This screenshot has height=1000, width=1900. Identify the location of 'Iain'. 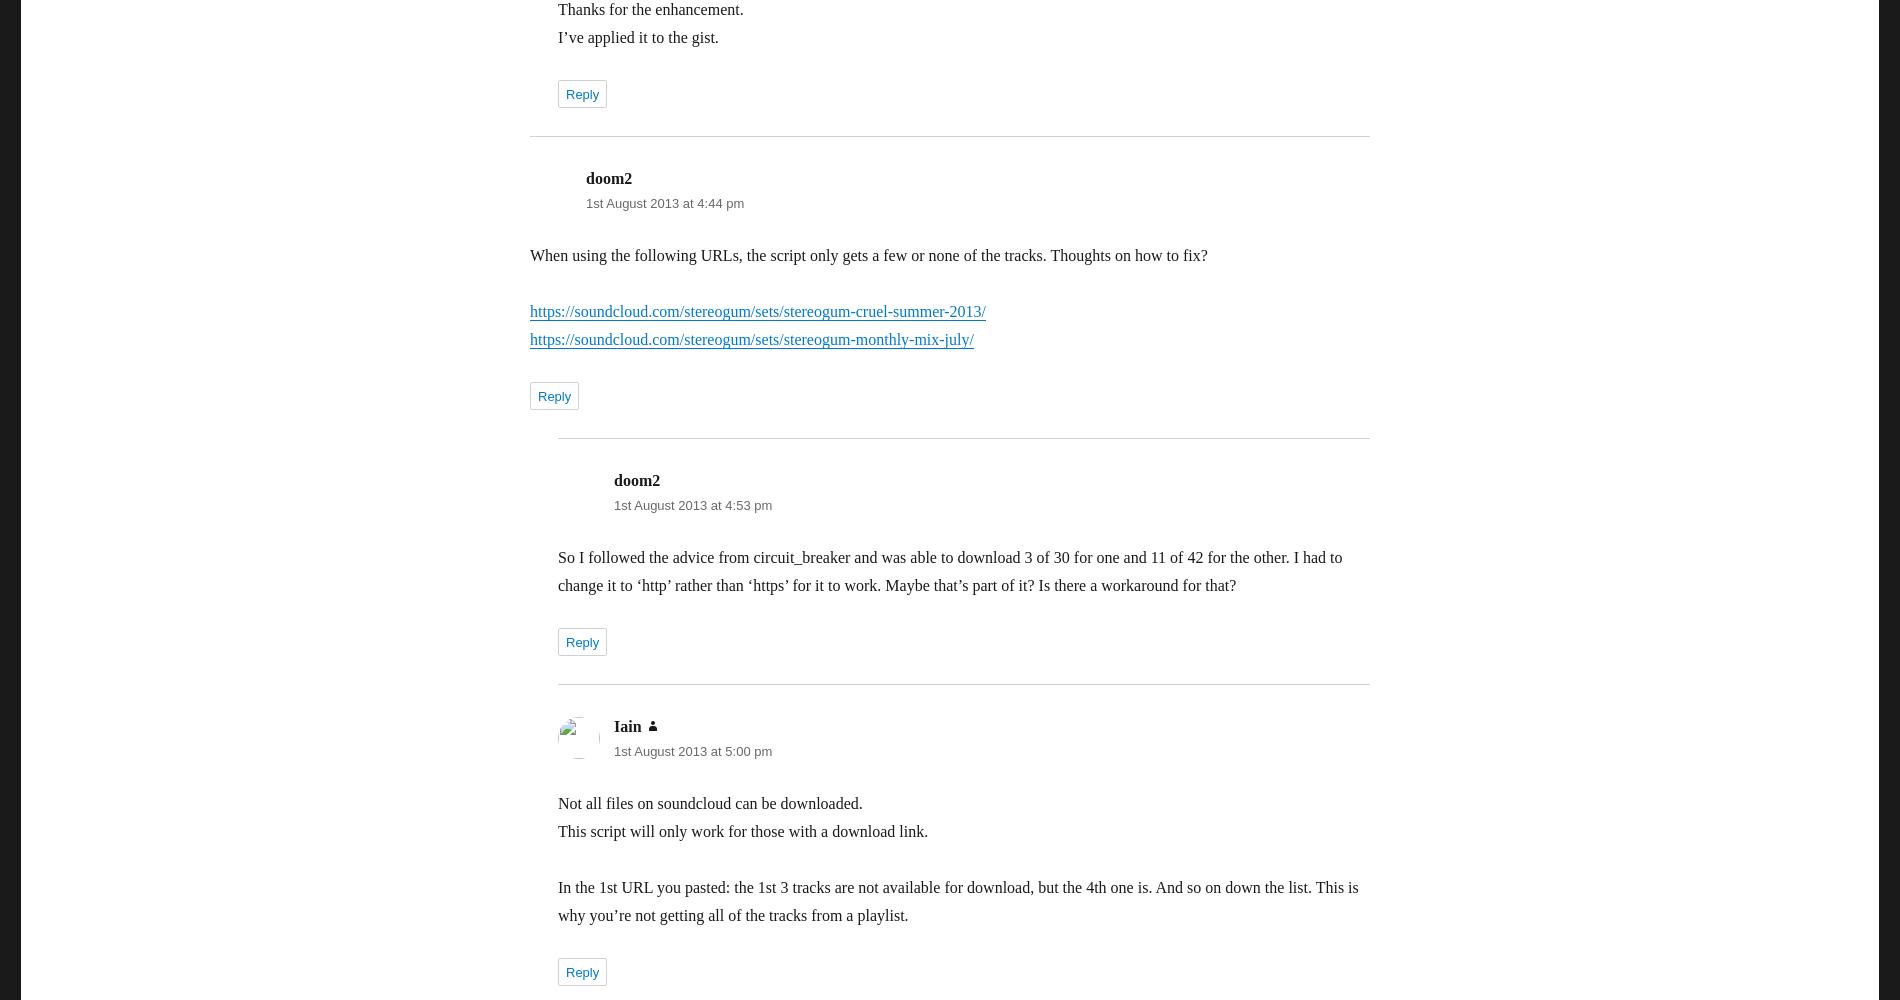
(627, 725).